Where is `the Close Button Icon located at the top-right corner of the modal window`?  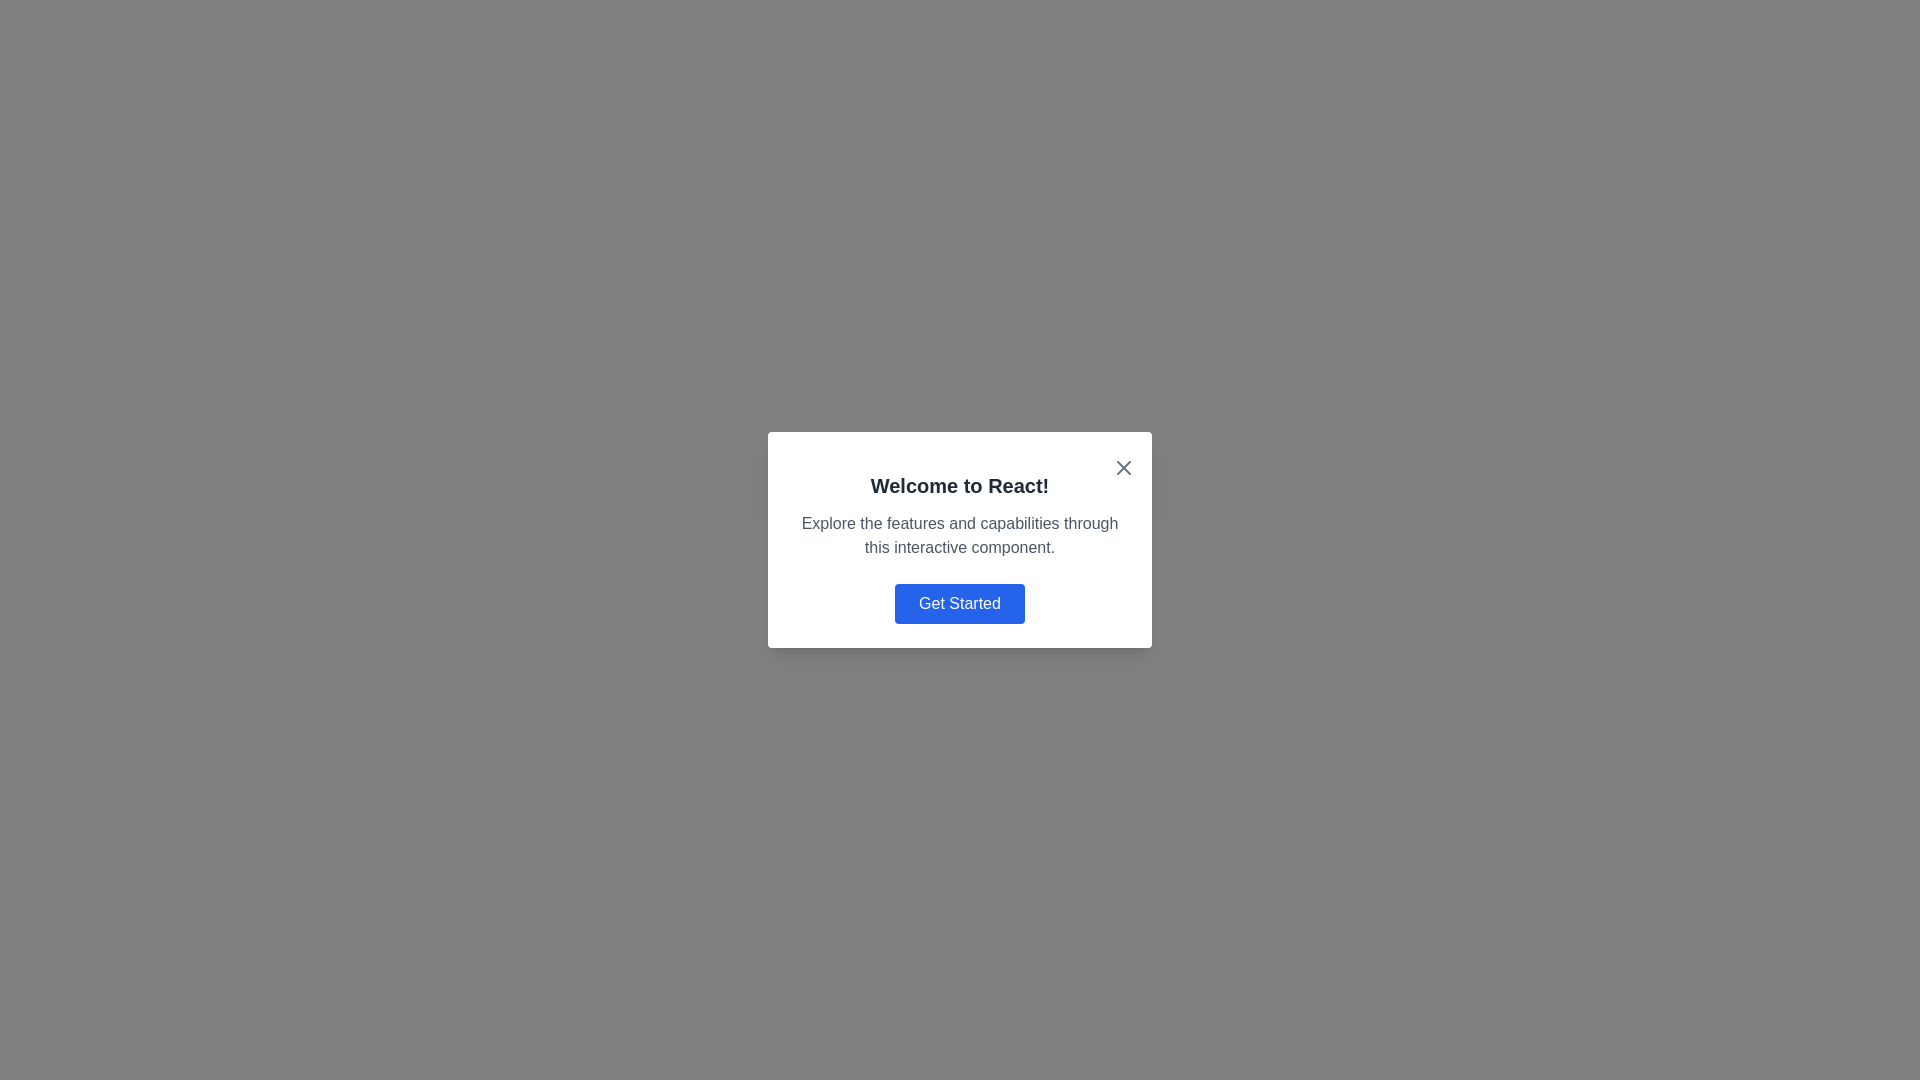 the Close Button Icon located at the top-right corner of the modal window is located at coordinates (1123, 467).